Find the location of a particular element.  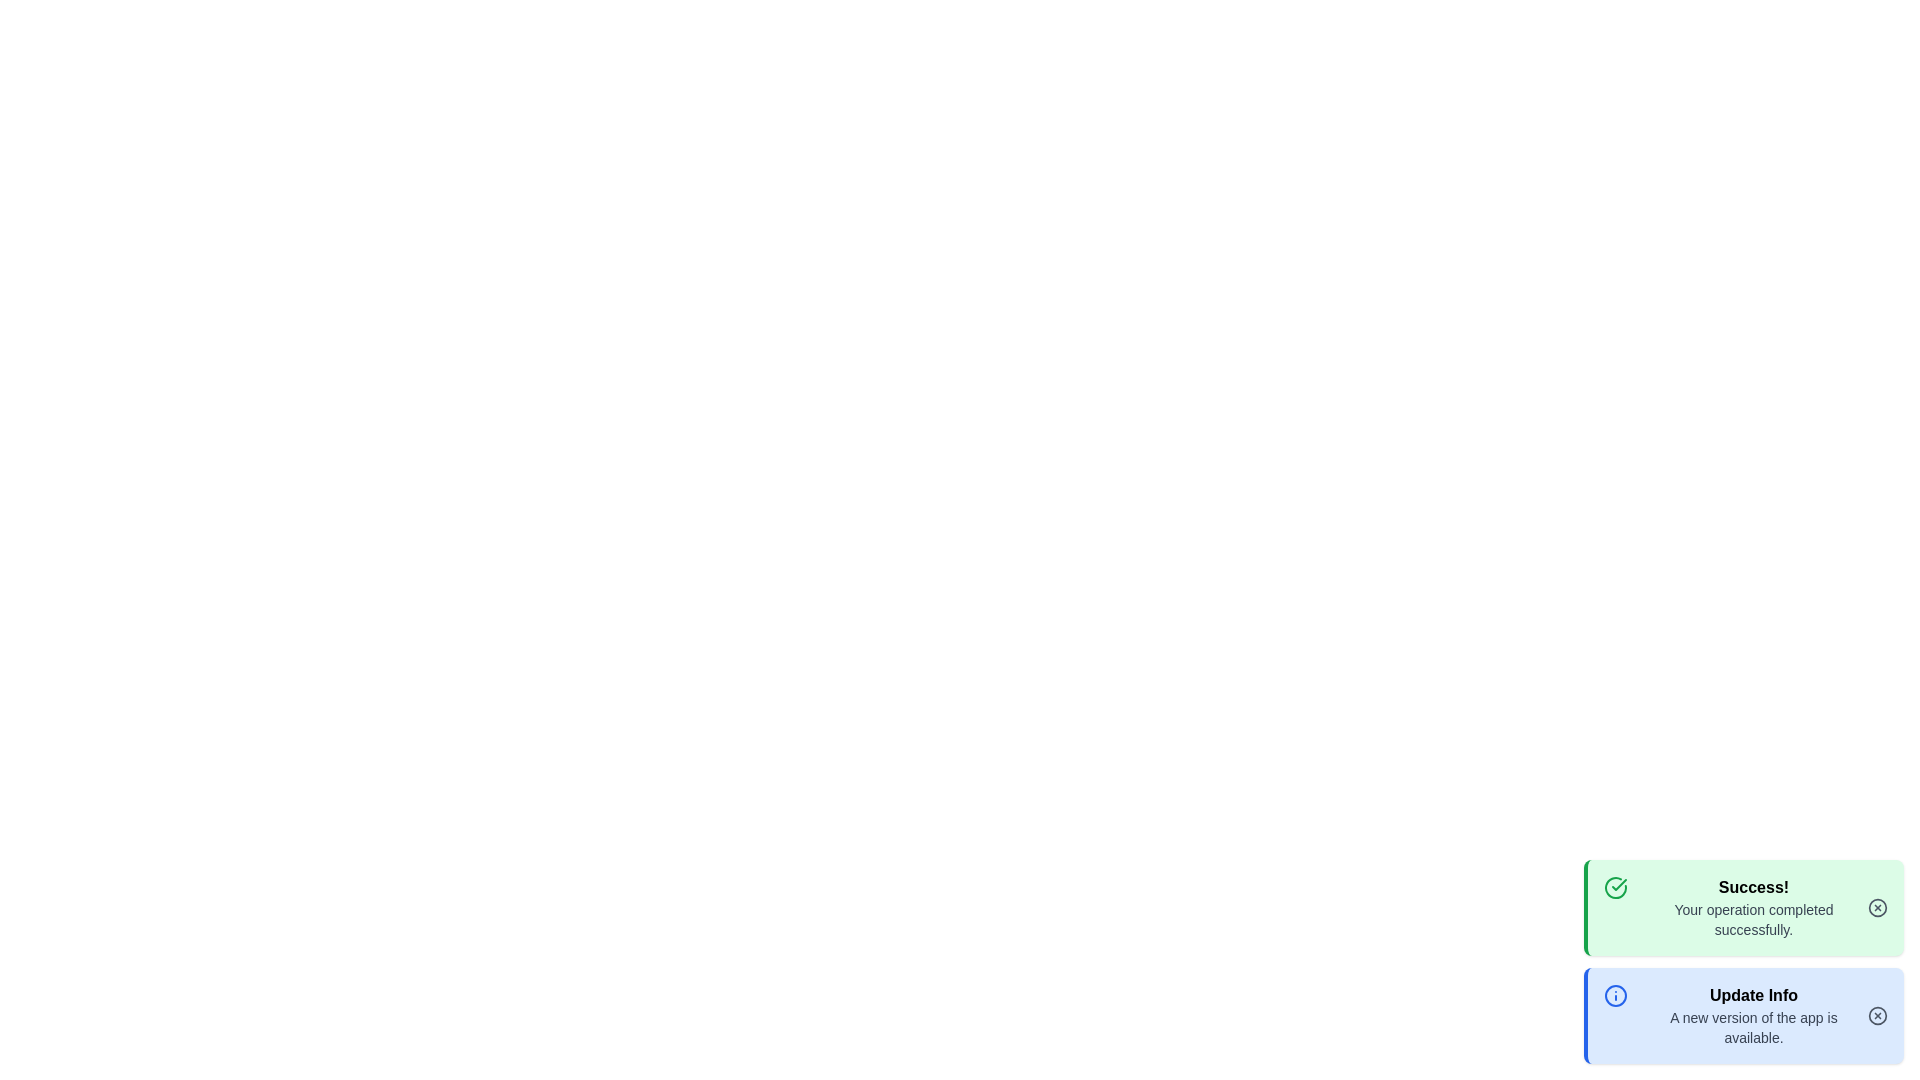

the informational Text Label that indicates the availability of a new app version, located in the 'Update Info' section, beneath the 'Success!' notification box is located at coordinates (1752, 1028).